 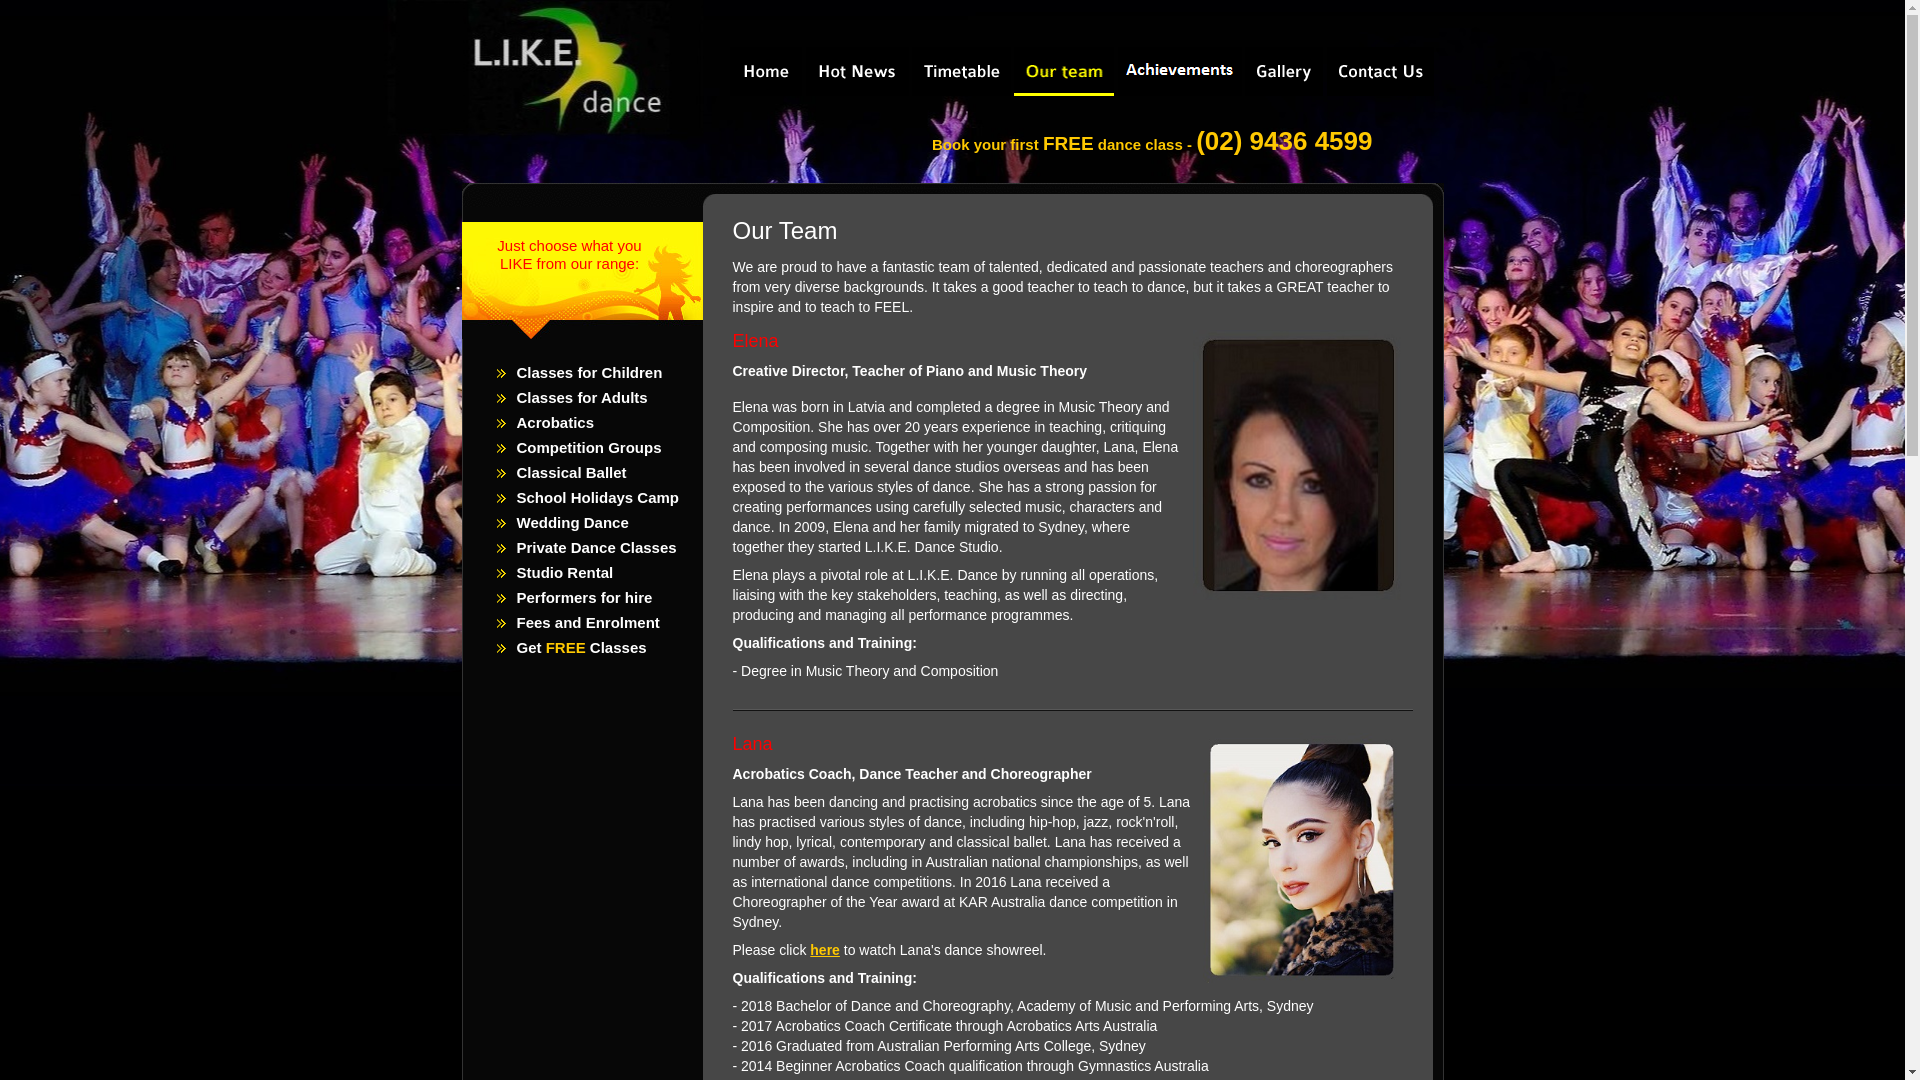 I want to click on 'Classes for Adults', so click(x=580, y=397).